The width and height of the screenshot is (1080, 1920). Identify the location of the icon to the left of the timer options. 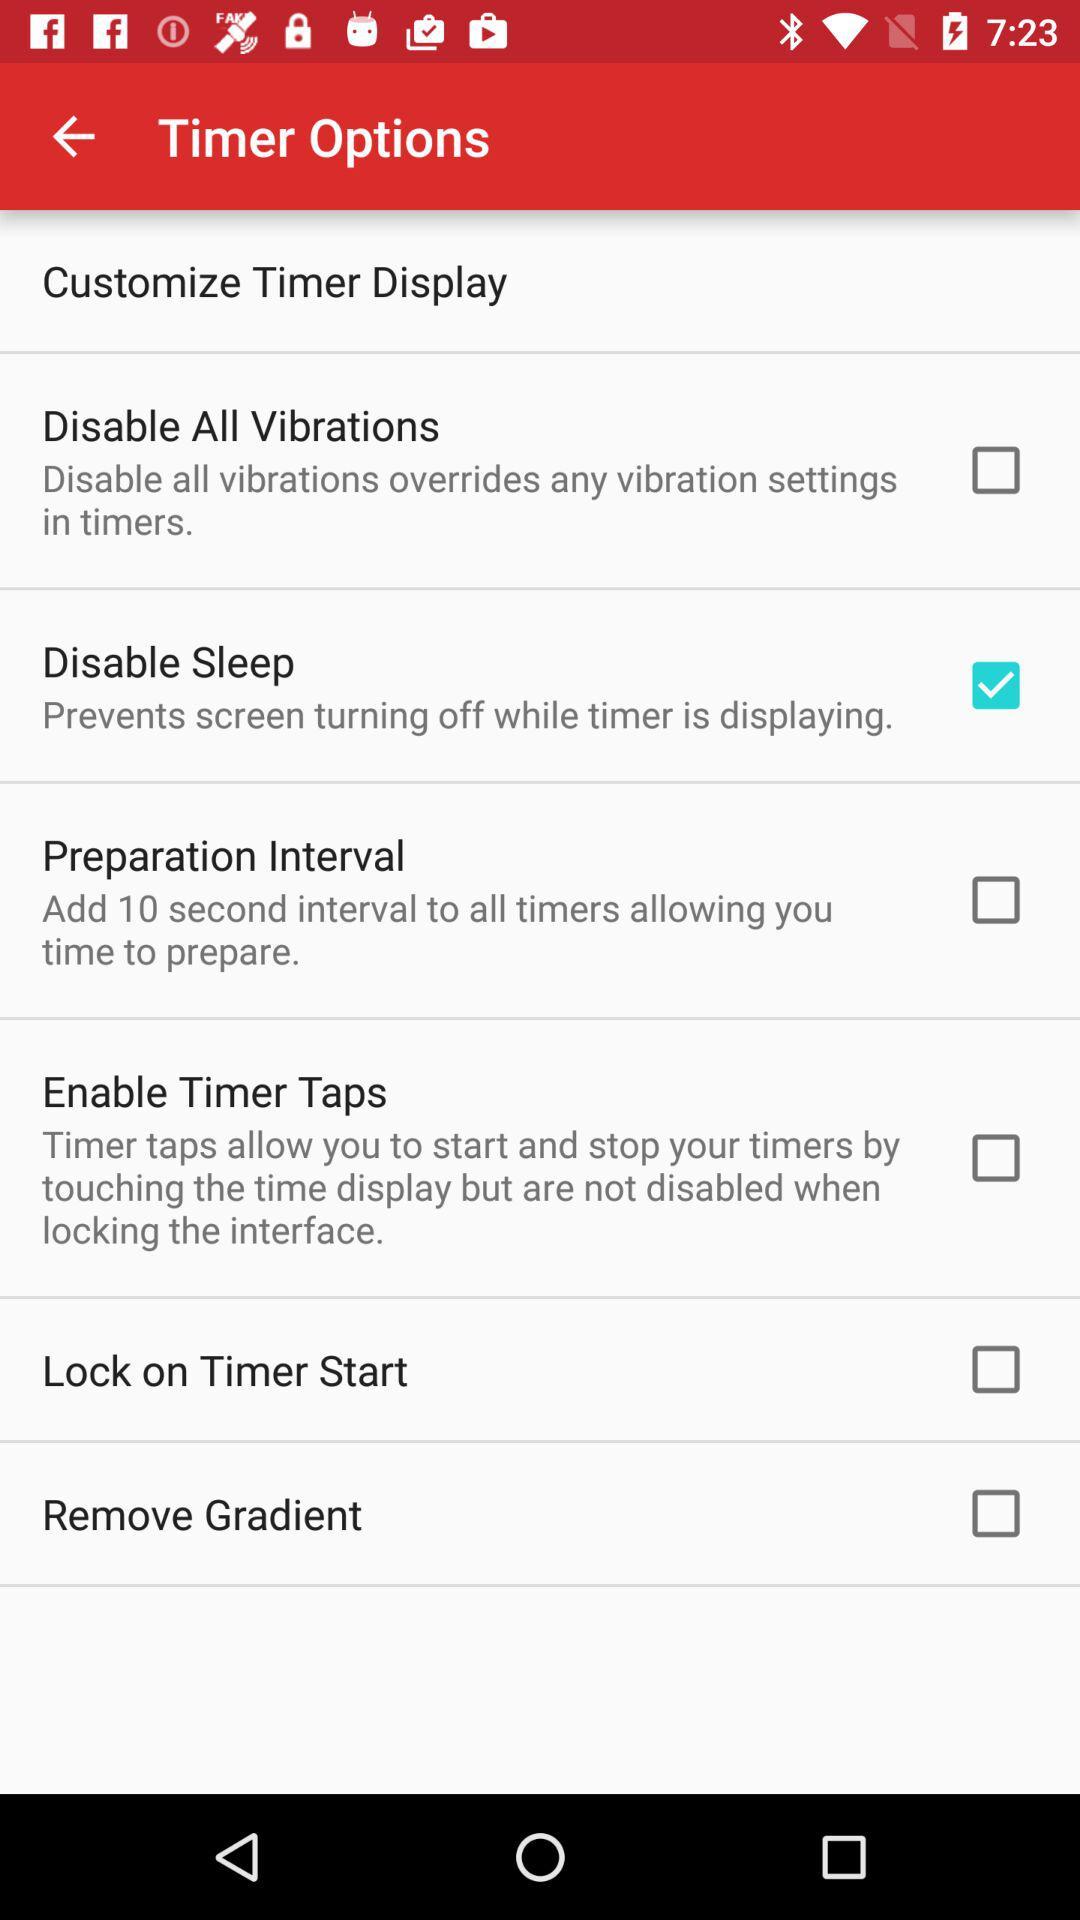
(72, 135).